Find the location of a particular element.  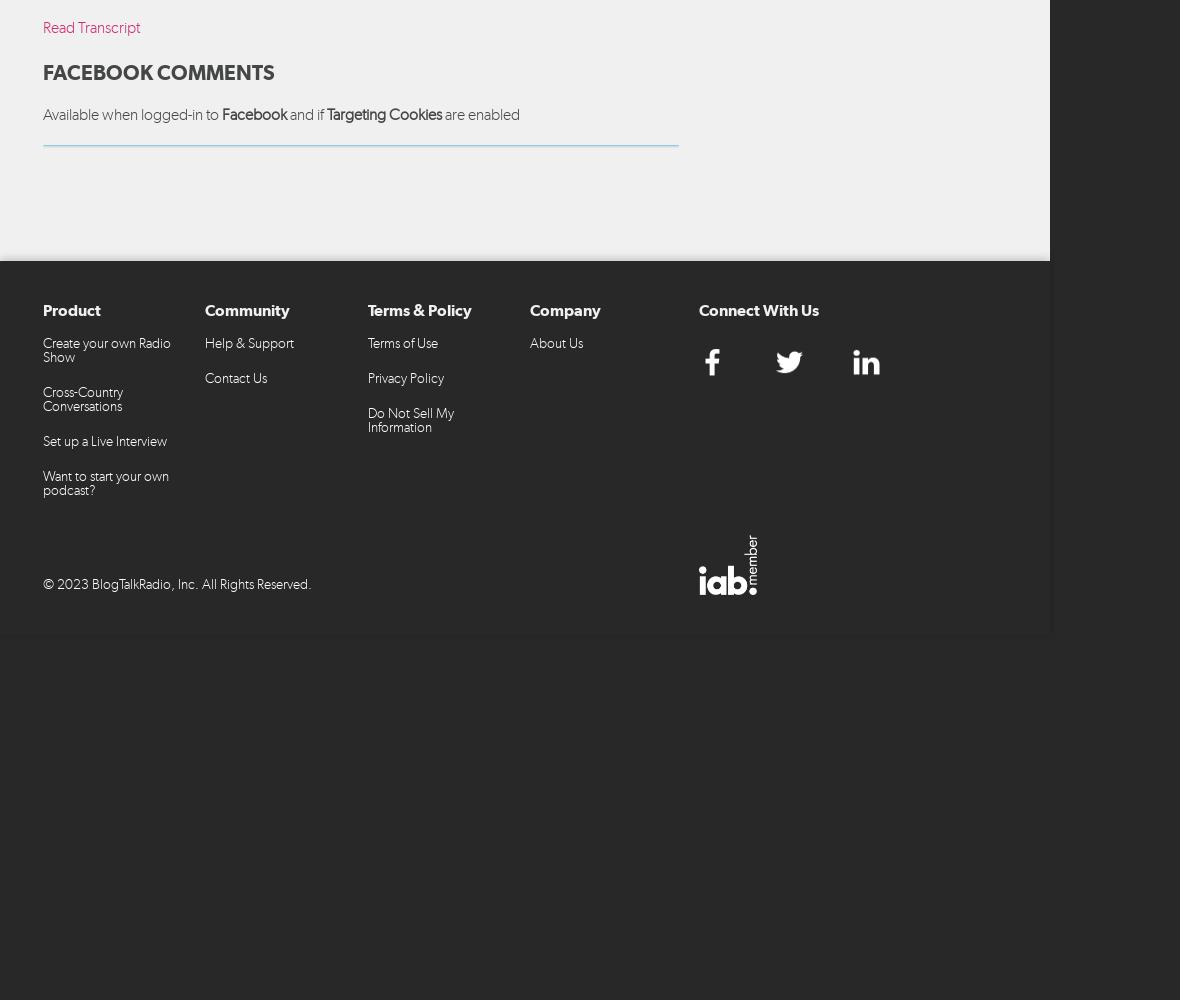

'©
                2023 BlogTalkRadio, Inc. All Rights Reserved.' is located at coordinates (177, 582).